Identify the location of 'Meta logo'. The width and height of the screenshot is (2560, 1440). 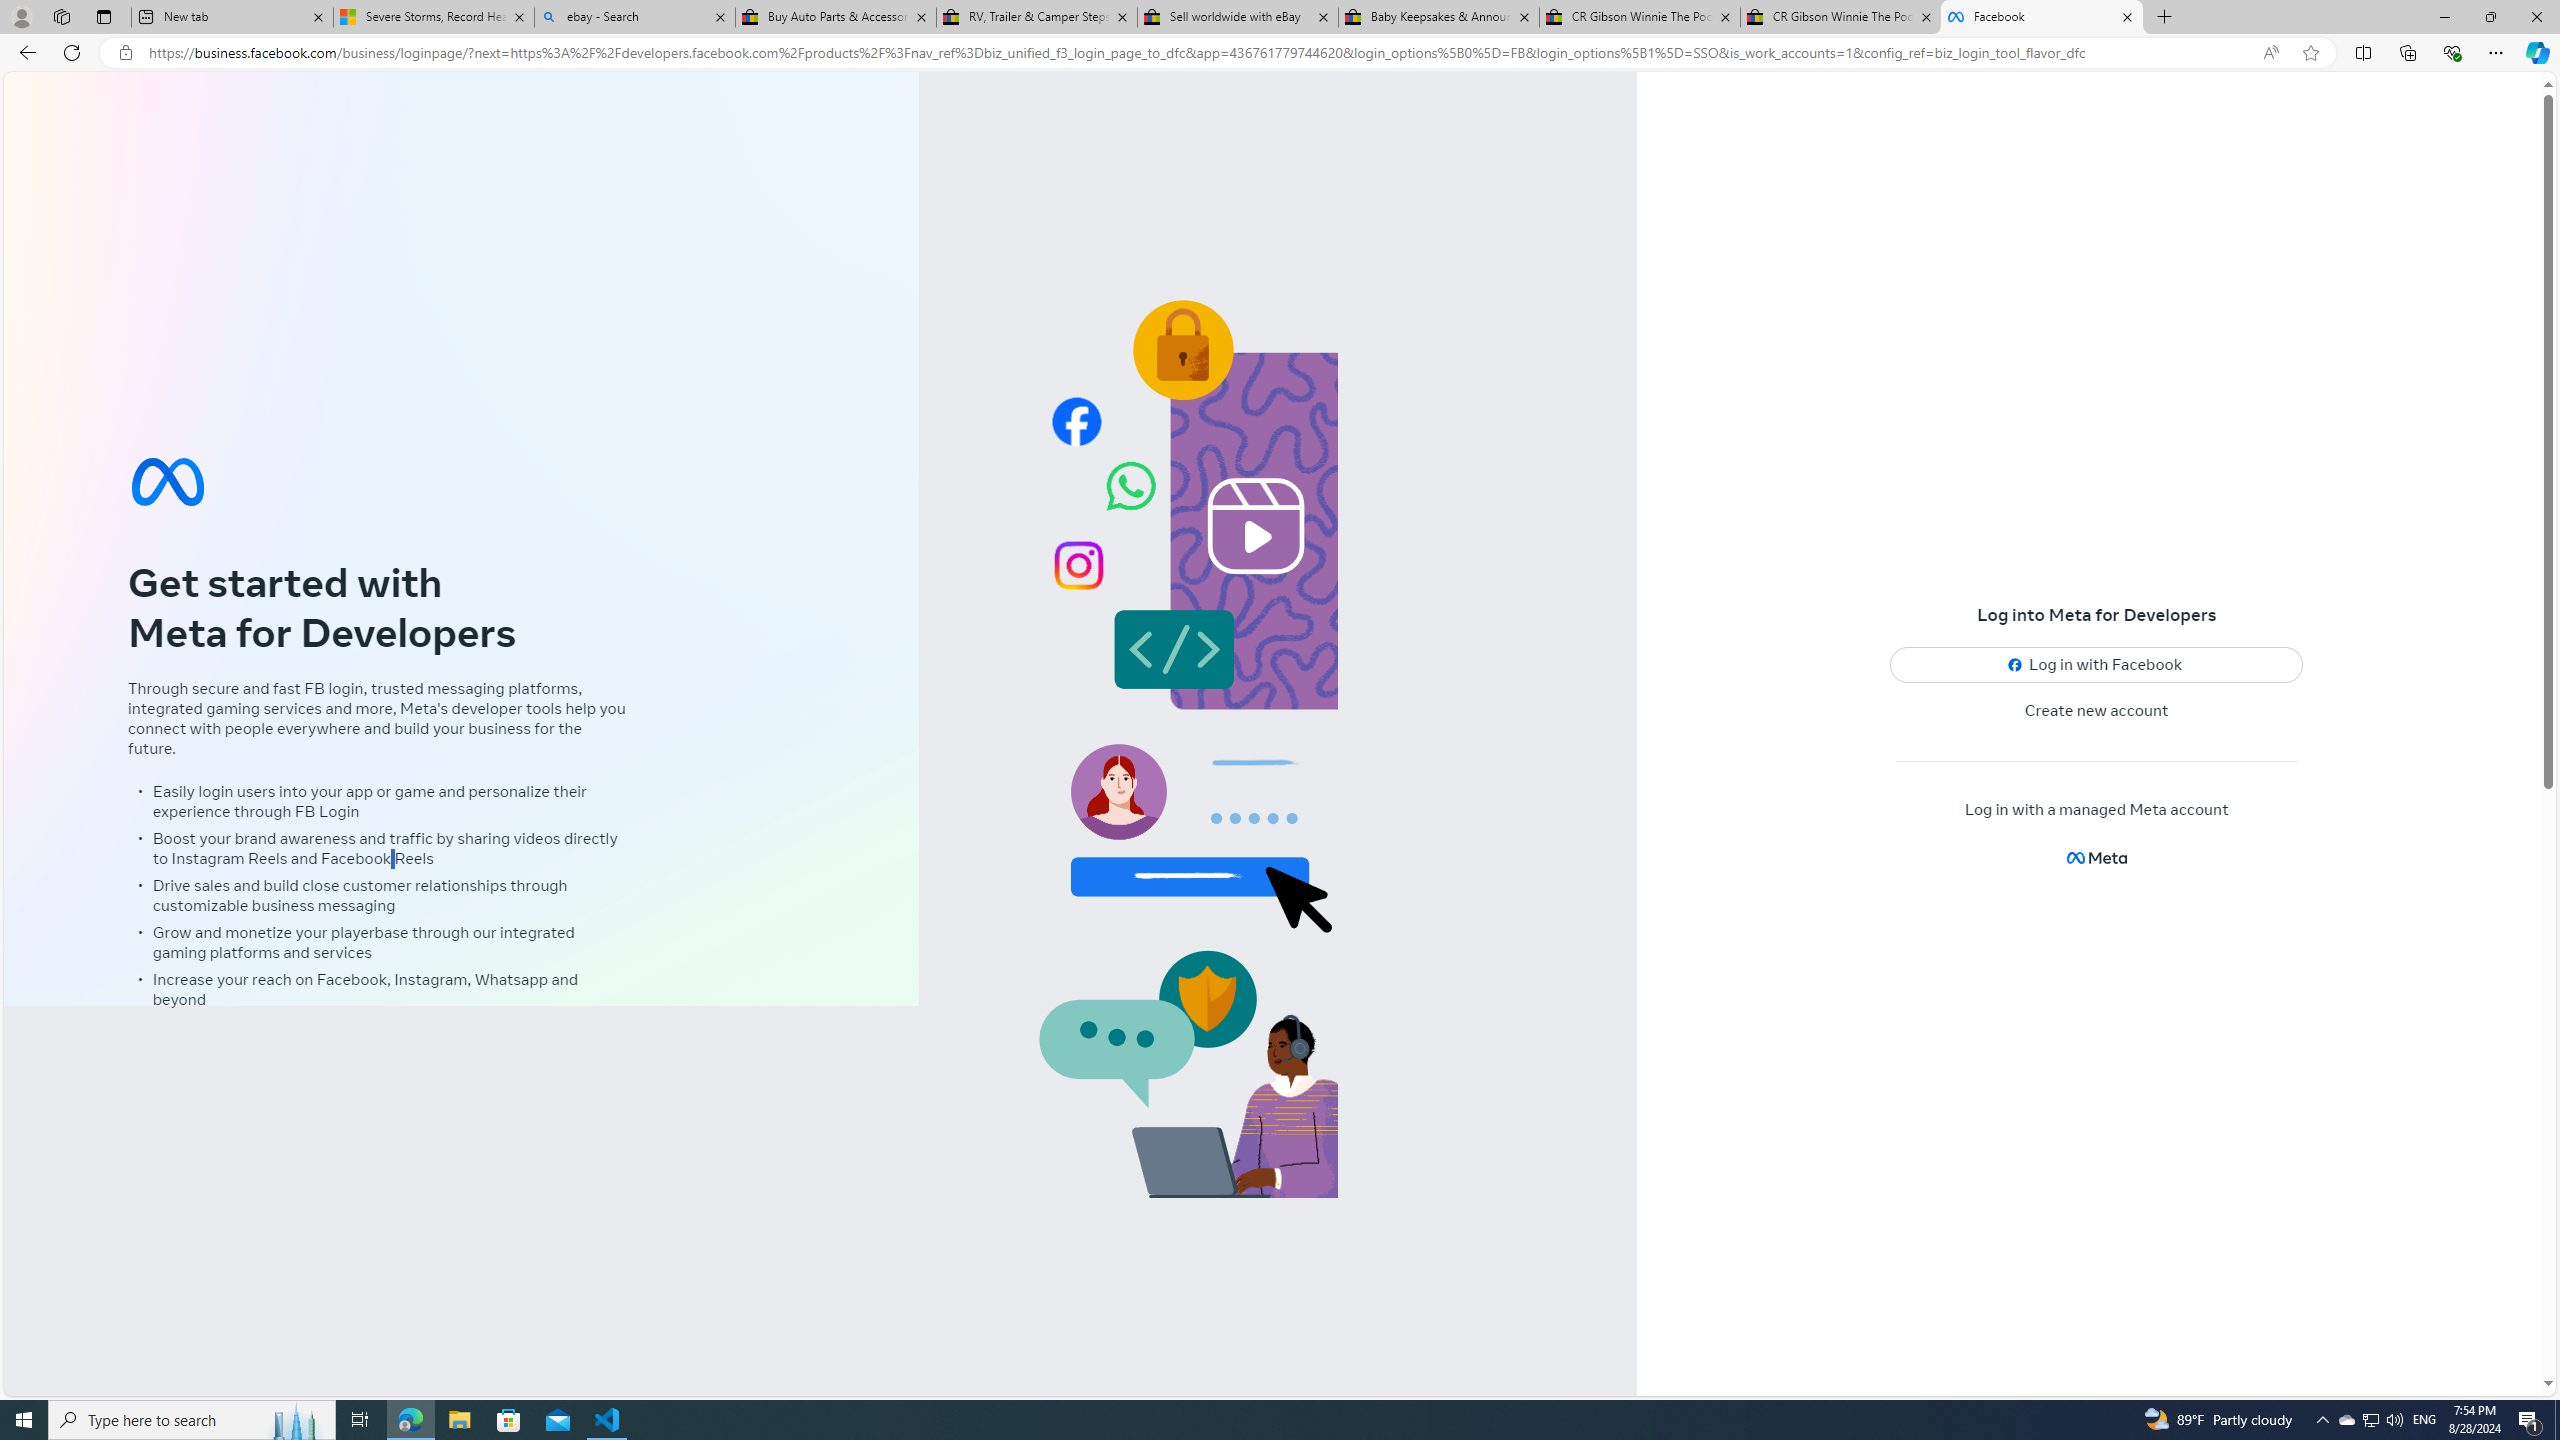
(2095, 857).